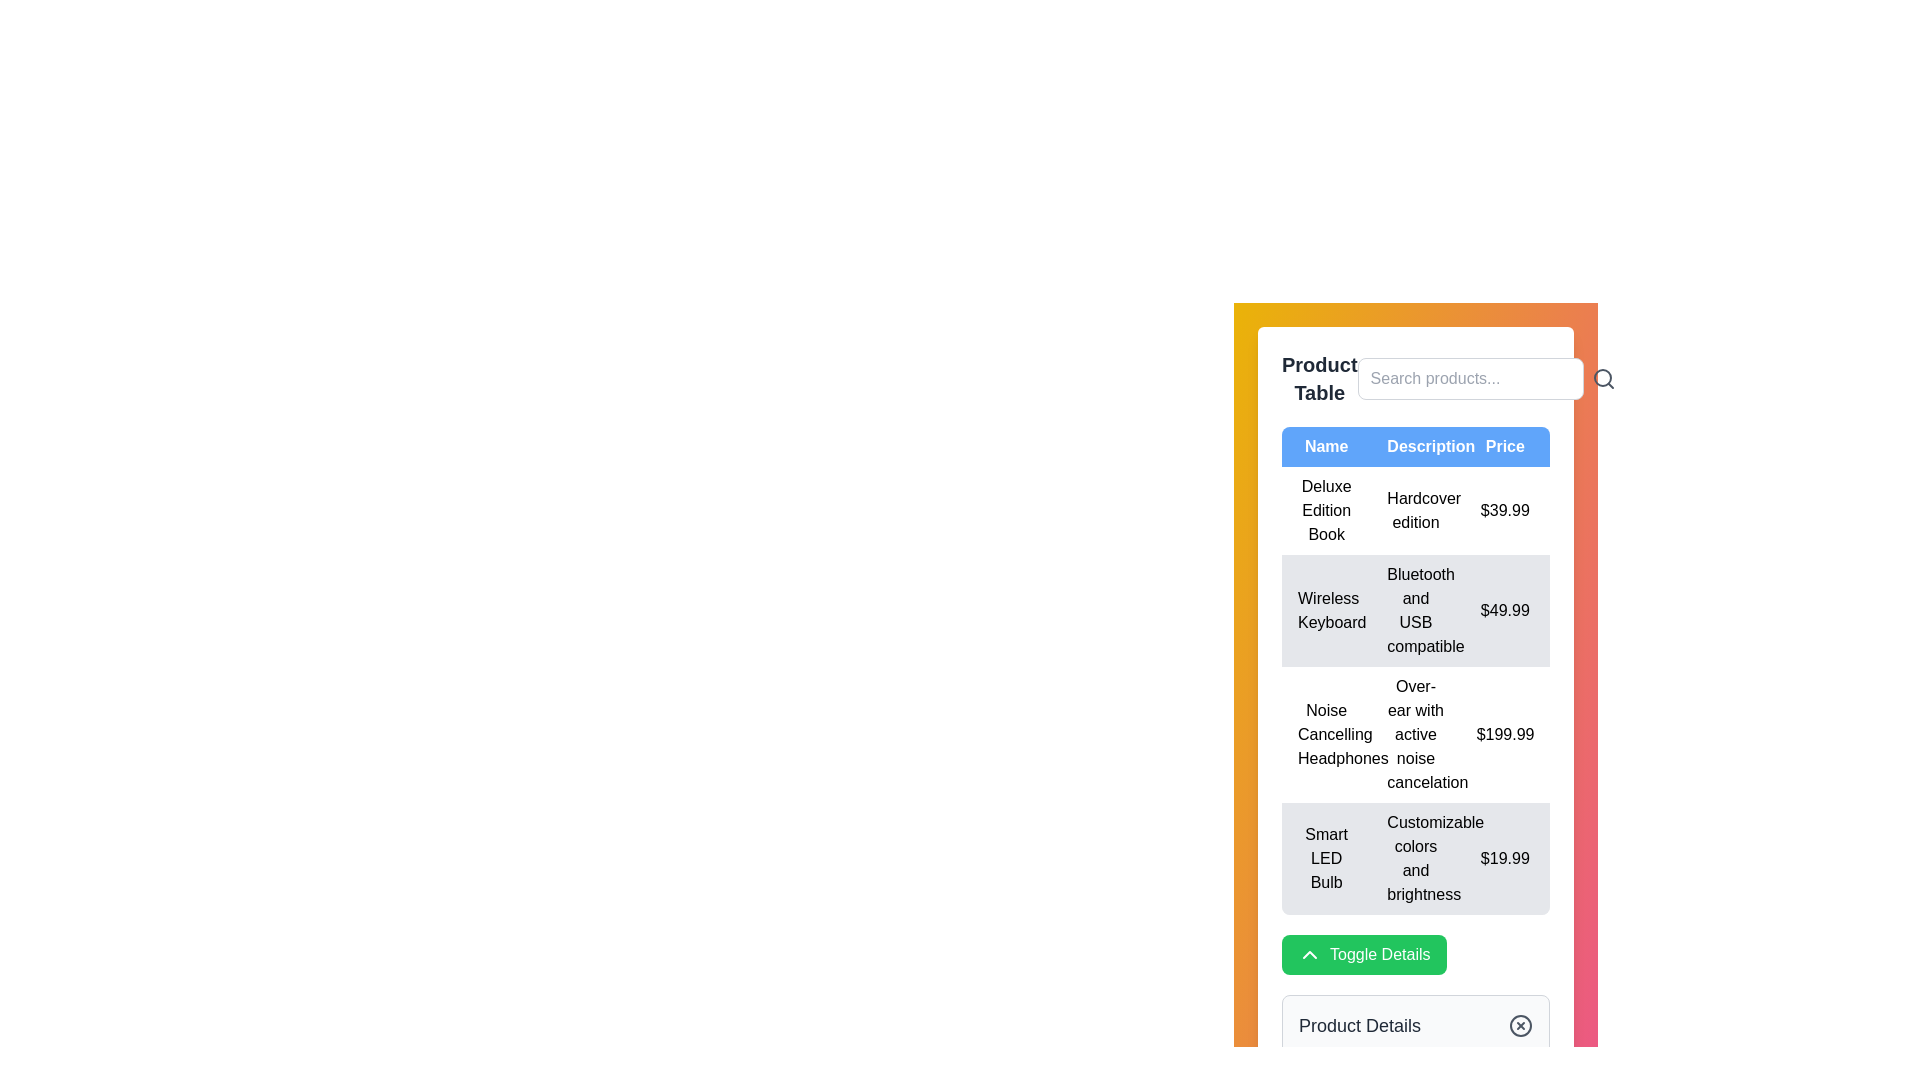 The image size is (1920, 1080). I want to click on the Text label that indicates the format information for the hardcover edition of the Deluxe Edition Book, located in the 'Description' column of the table, so click(1415, 509).